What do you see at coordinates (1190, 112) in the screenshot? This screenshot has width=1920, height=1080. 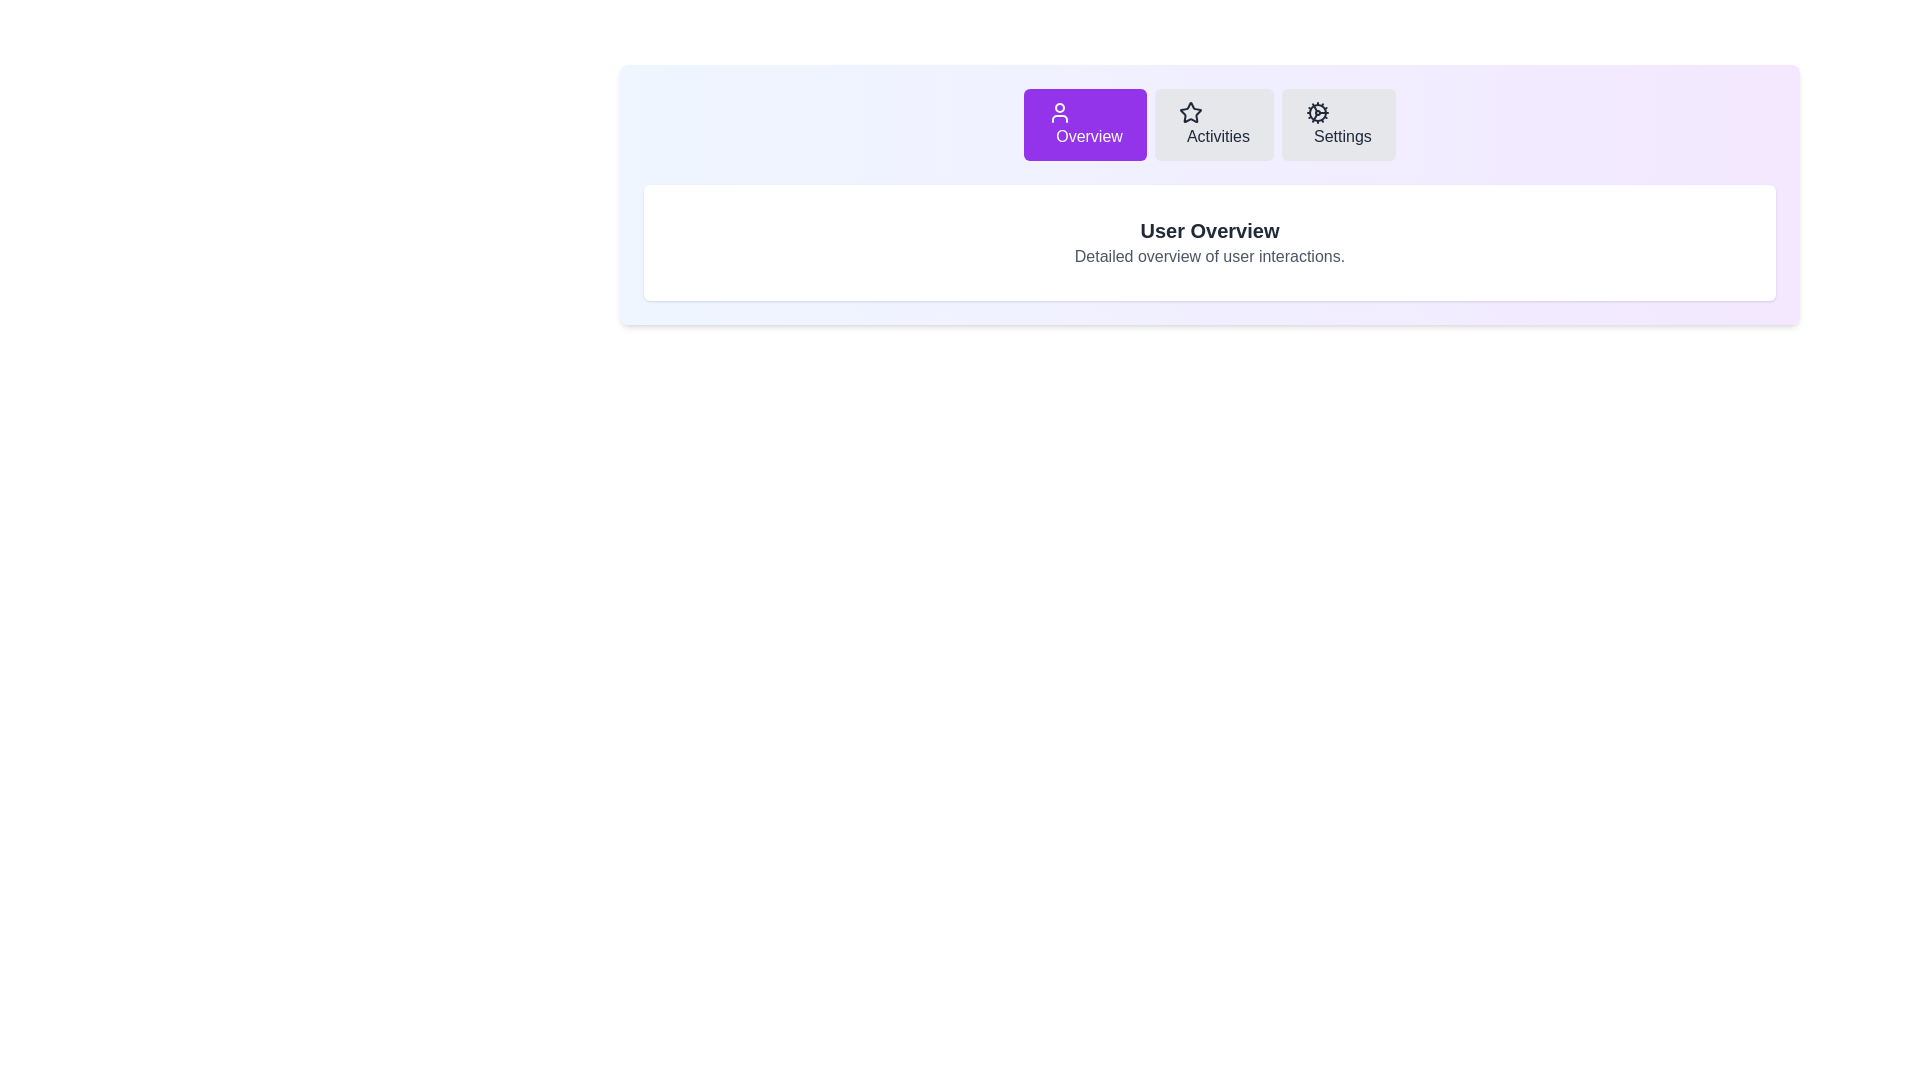 I see `the 'Activities' button containing the star icon, which is styled with a modern, thin-line design and outlined in black, located in the top navigation bar` at bounding box center [1190, 112].